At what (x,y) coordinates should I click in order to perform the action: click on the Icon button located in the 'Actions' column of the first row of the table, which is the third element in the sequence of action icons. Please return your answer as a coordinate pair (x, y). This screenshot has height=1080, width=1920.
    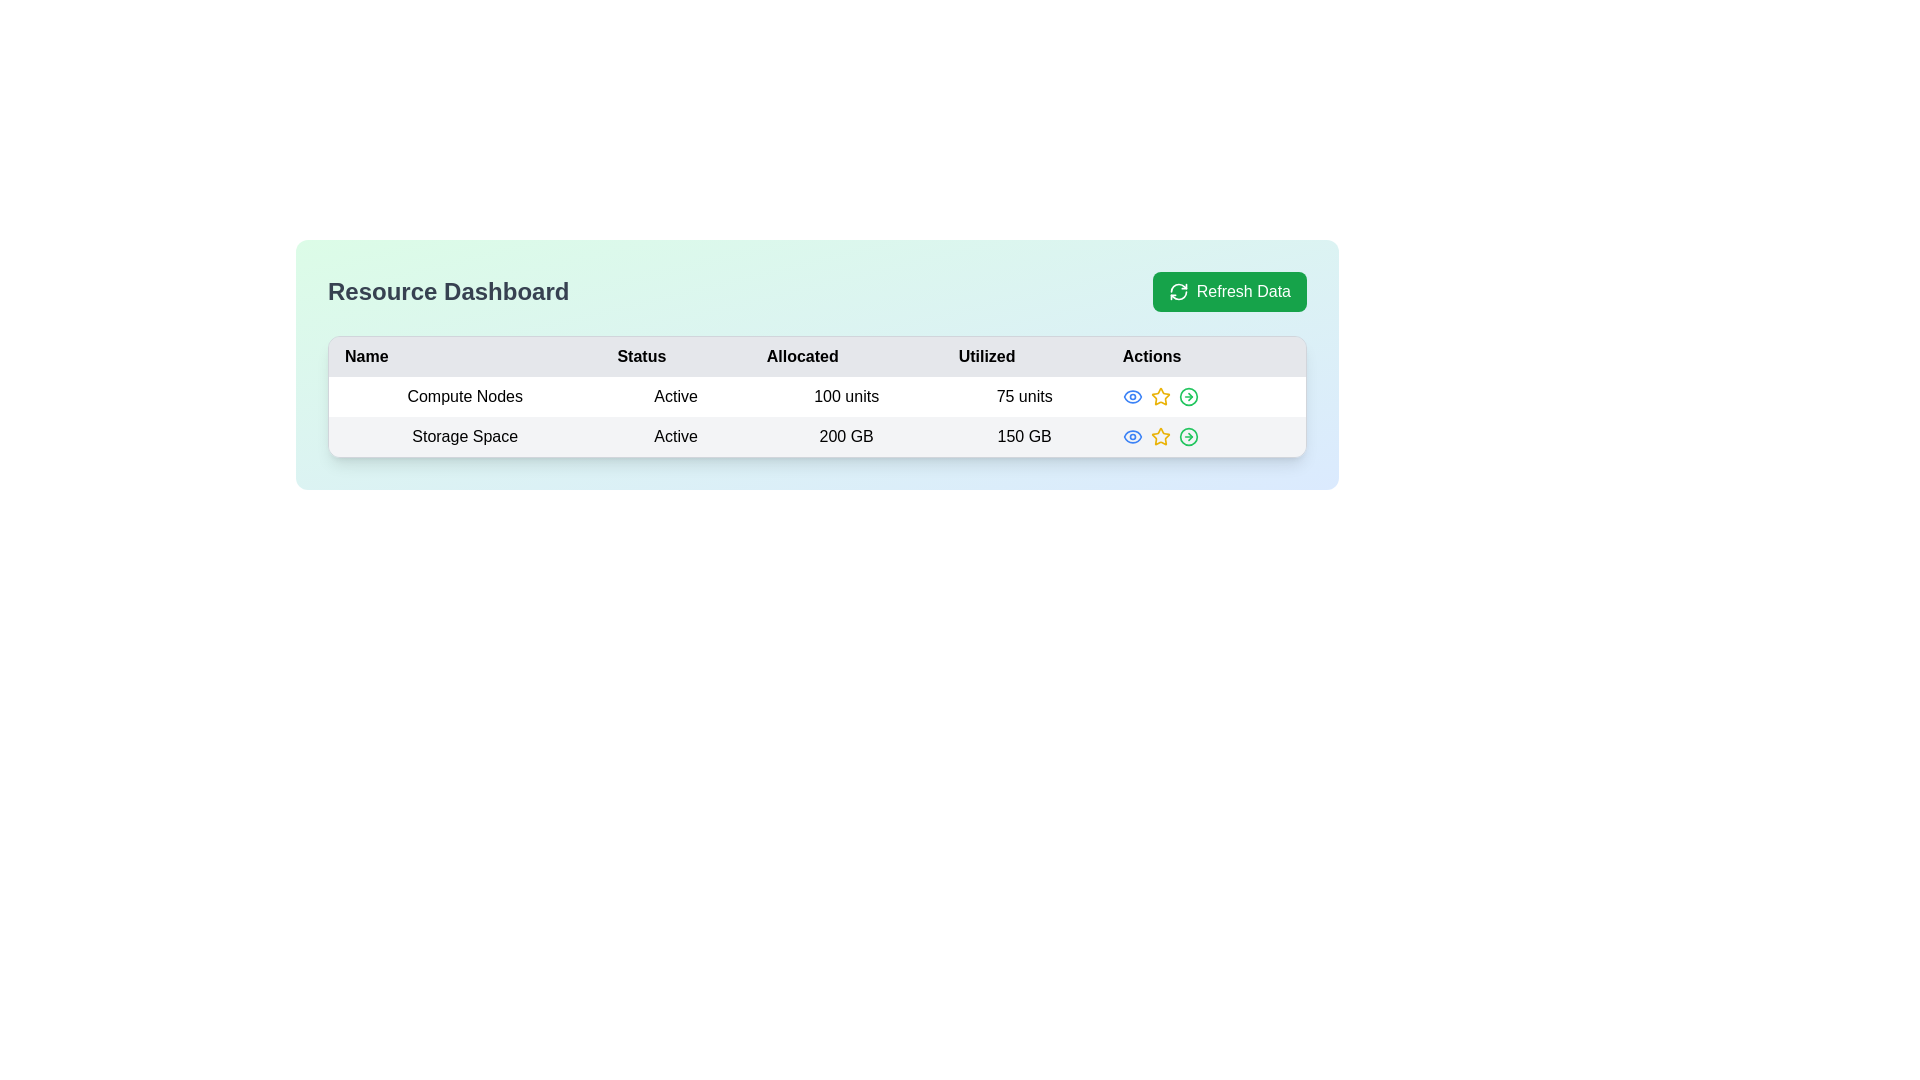
    Looking at the image, I should click on (1188, 397).